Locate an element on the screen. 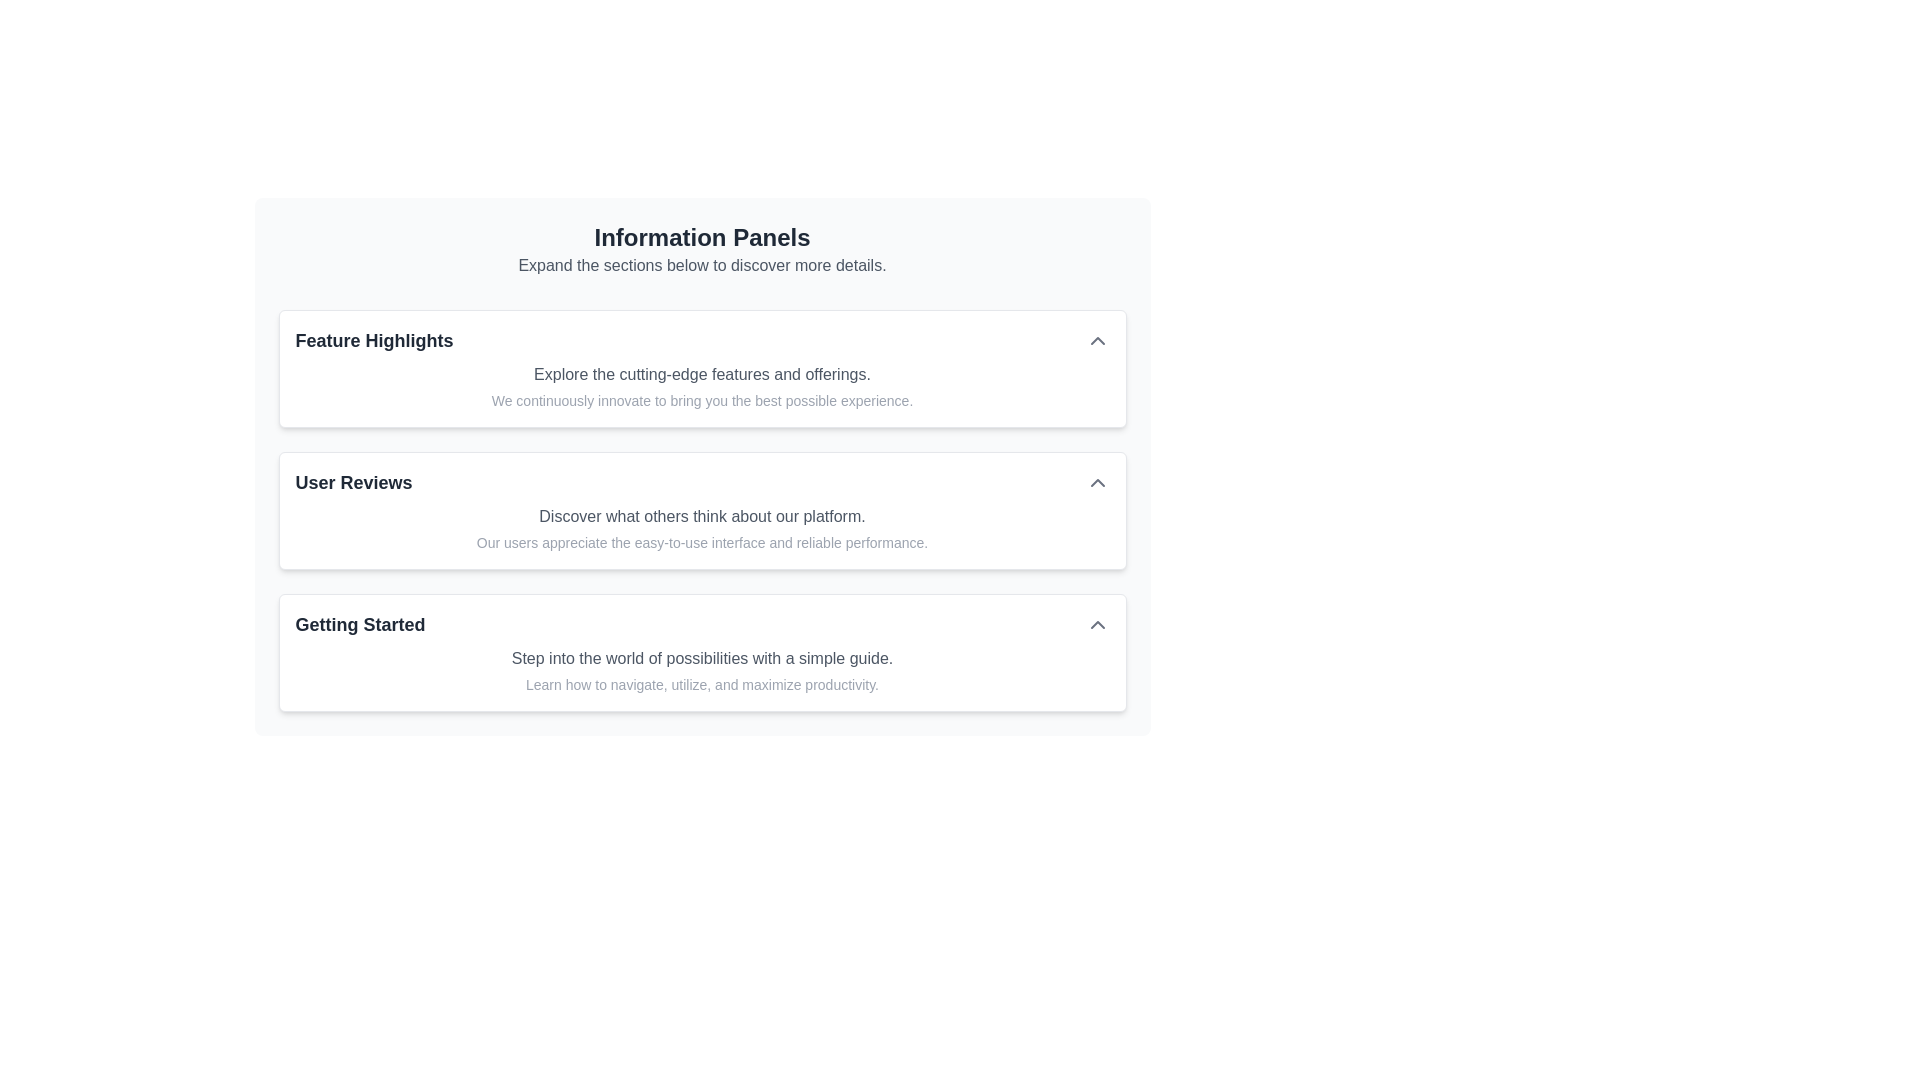 The width and height of the screenshot is (1920, 1080). the static text label that displays 'Discover what others think about our platform.' located within the 'User Reviews' panel is located at coordinates (702, 515).